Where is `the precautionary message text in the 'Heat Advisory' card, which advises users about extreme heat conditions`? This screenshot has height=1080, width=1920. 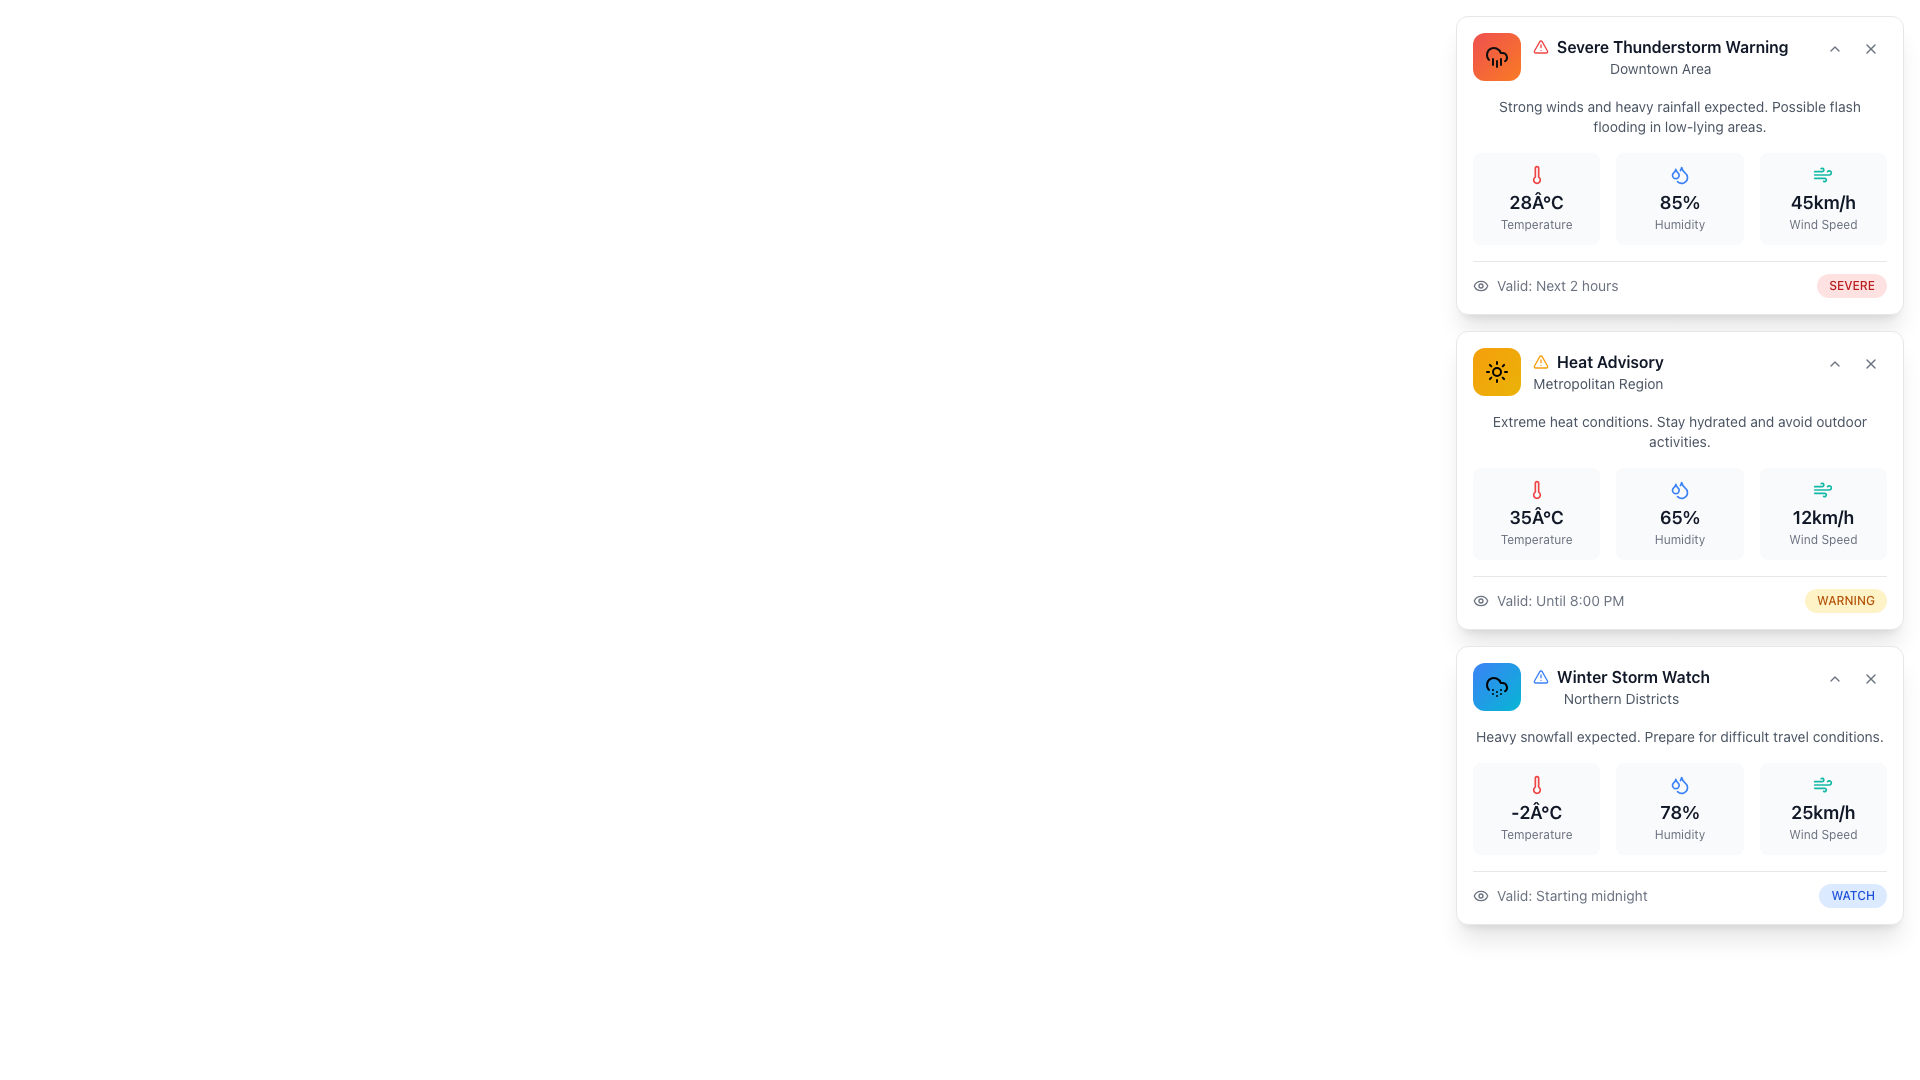 the precautionary message text in the 'Heat Advisory' card, which advises users about extreme heat conditions is located at coordinates (1680, 431).